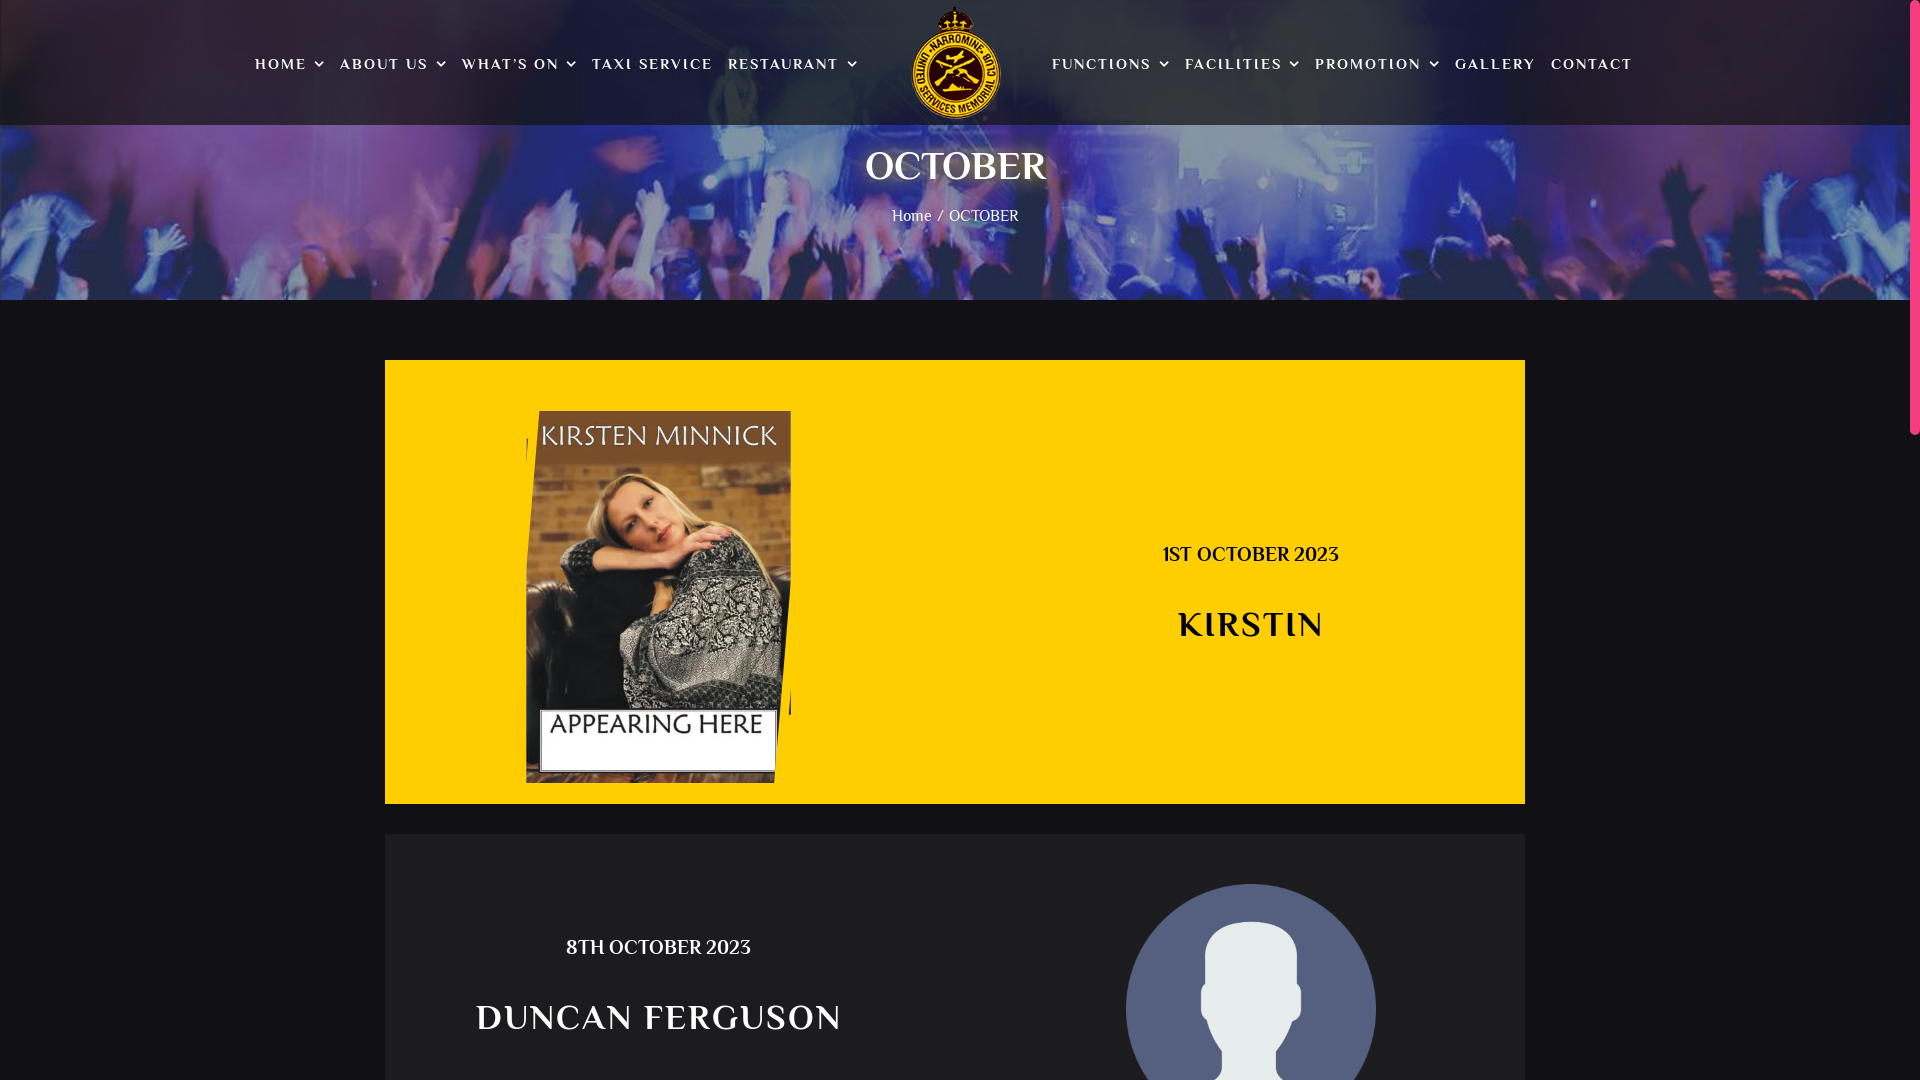 This screenshot has height=1080, width=1920. Describe the element at coordinates (652, 64) in the screenshot. I see `'TAXI SERVICE'` at that location.